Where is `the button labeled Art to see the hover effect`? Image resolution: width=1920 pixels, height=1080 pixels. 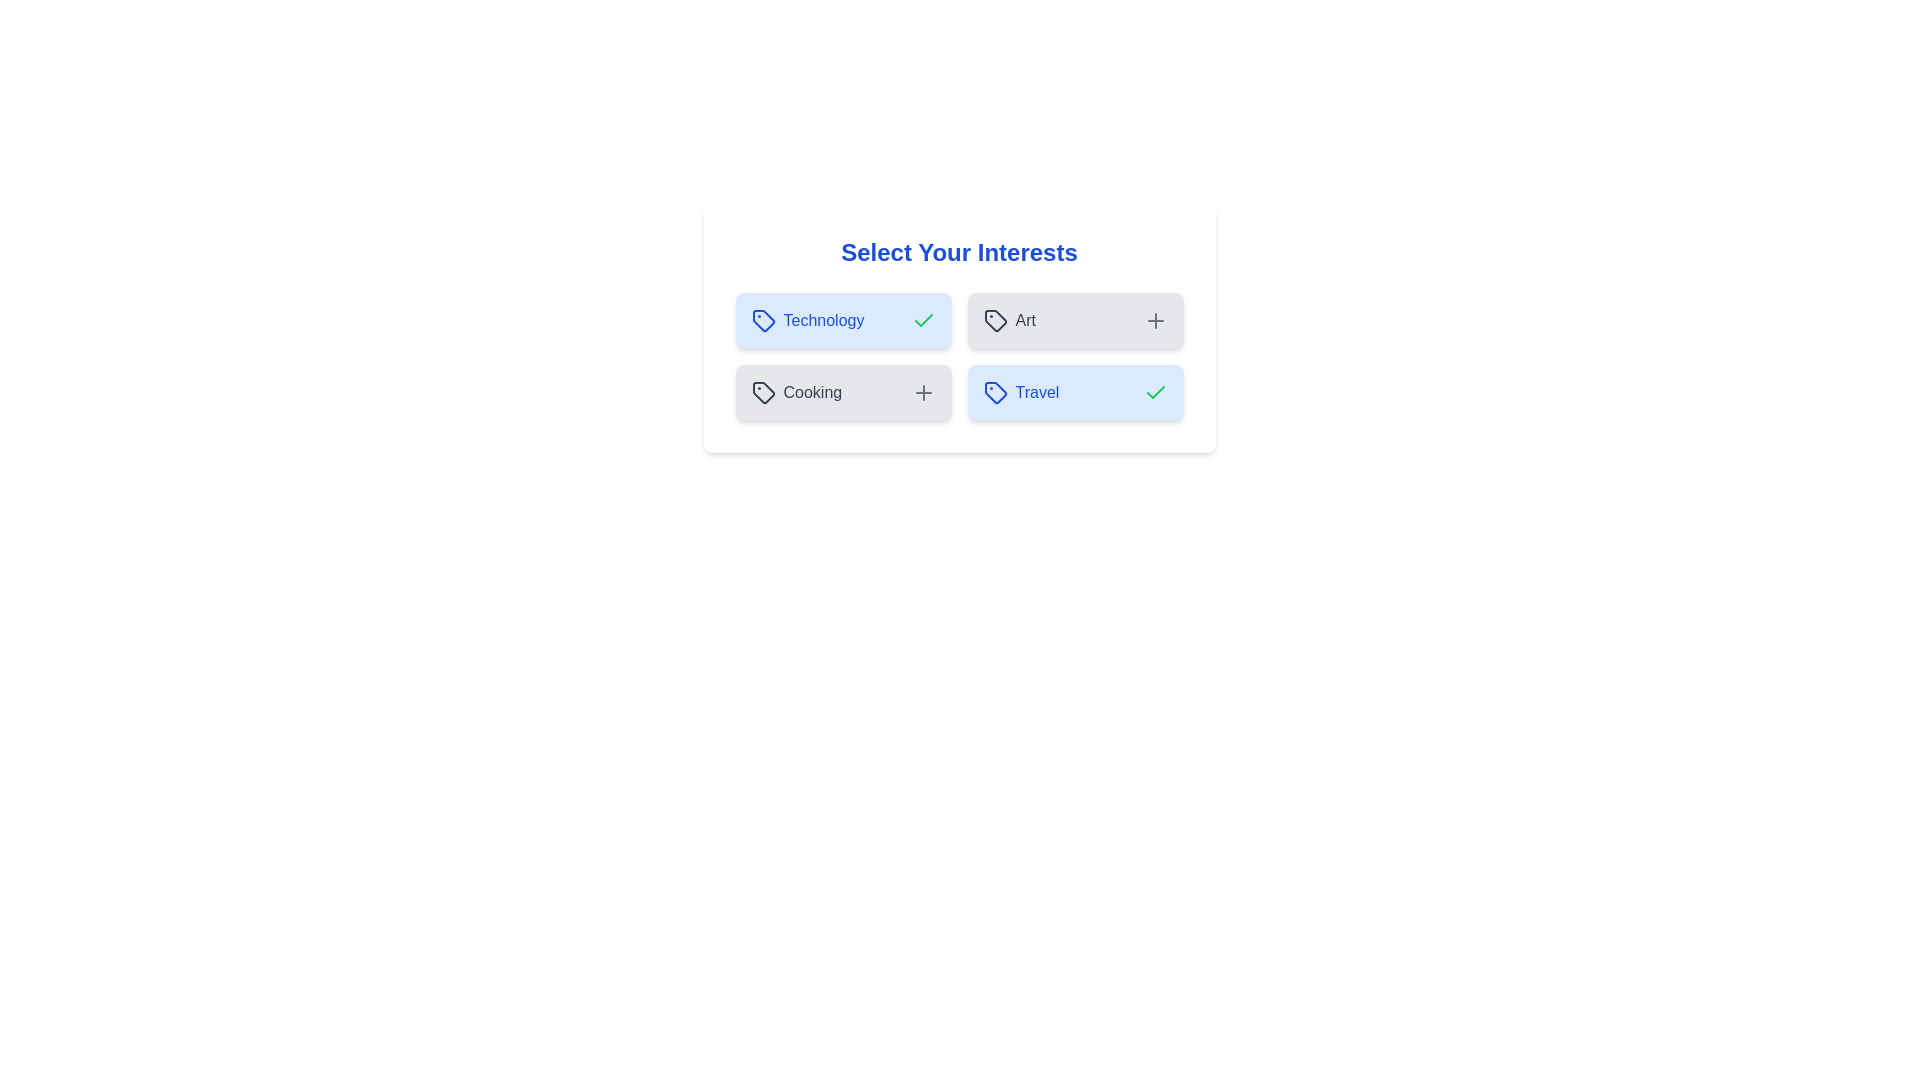
the button labeled Art to see the hover effect is located at coordinates (1074, 319).